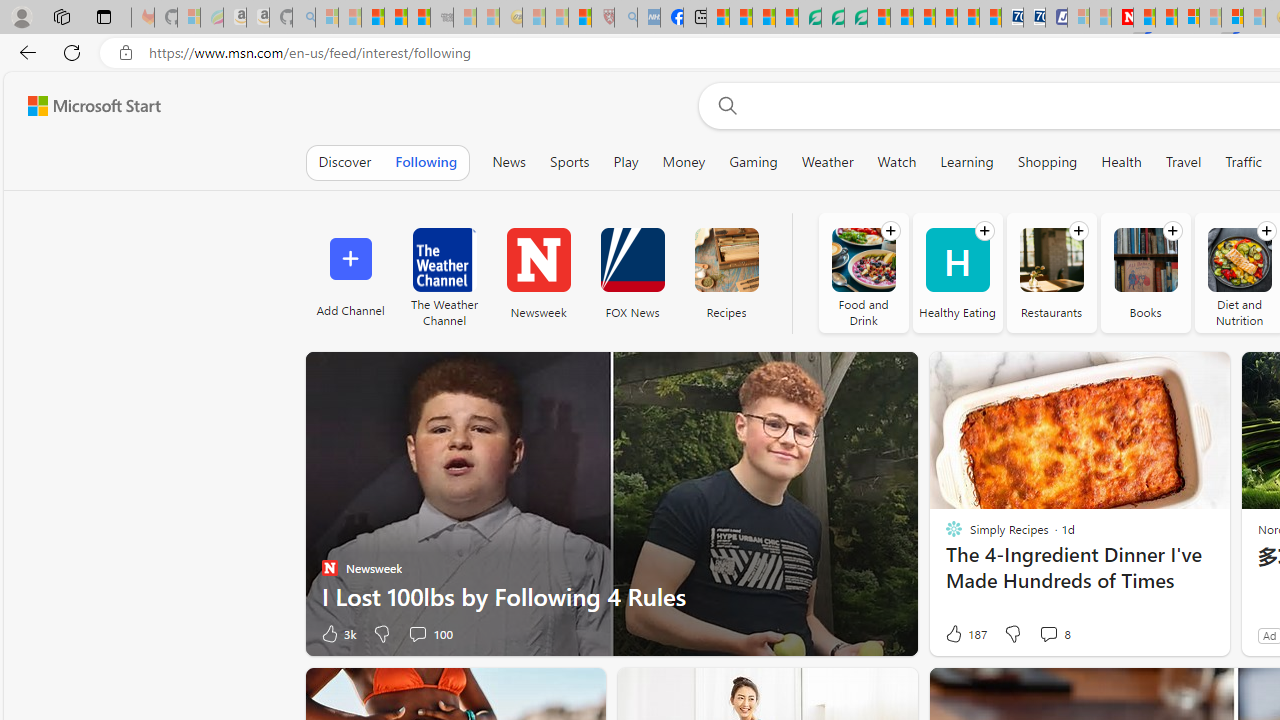  Describe the element at coordinates (1265, 230) in the screenshot. I see `'Follow channel'` at that location.